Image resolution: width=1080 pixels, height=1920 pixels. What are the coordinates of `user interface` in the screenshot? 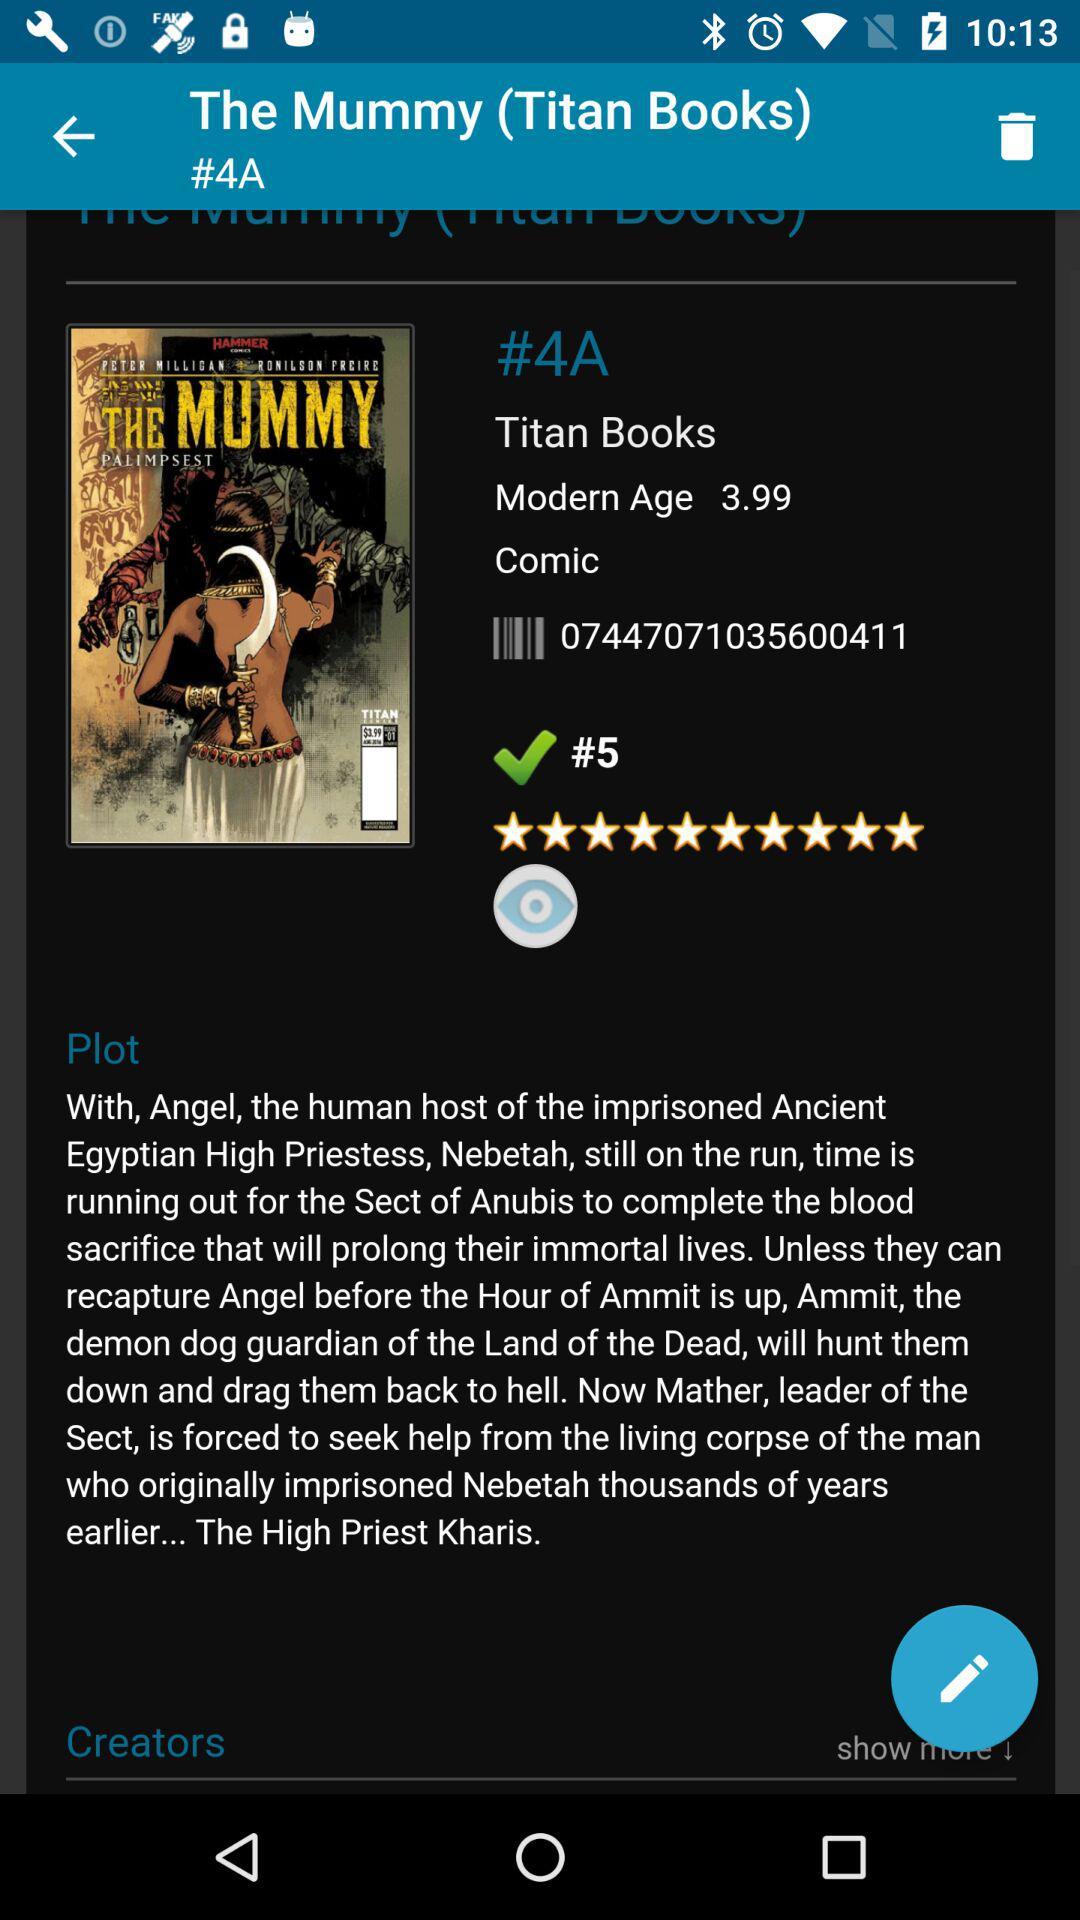 It's located at (540, 1002).